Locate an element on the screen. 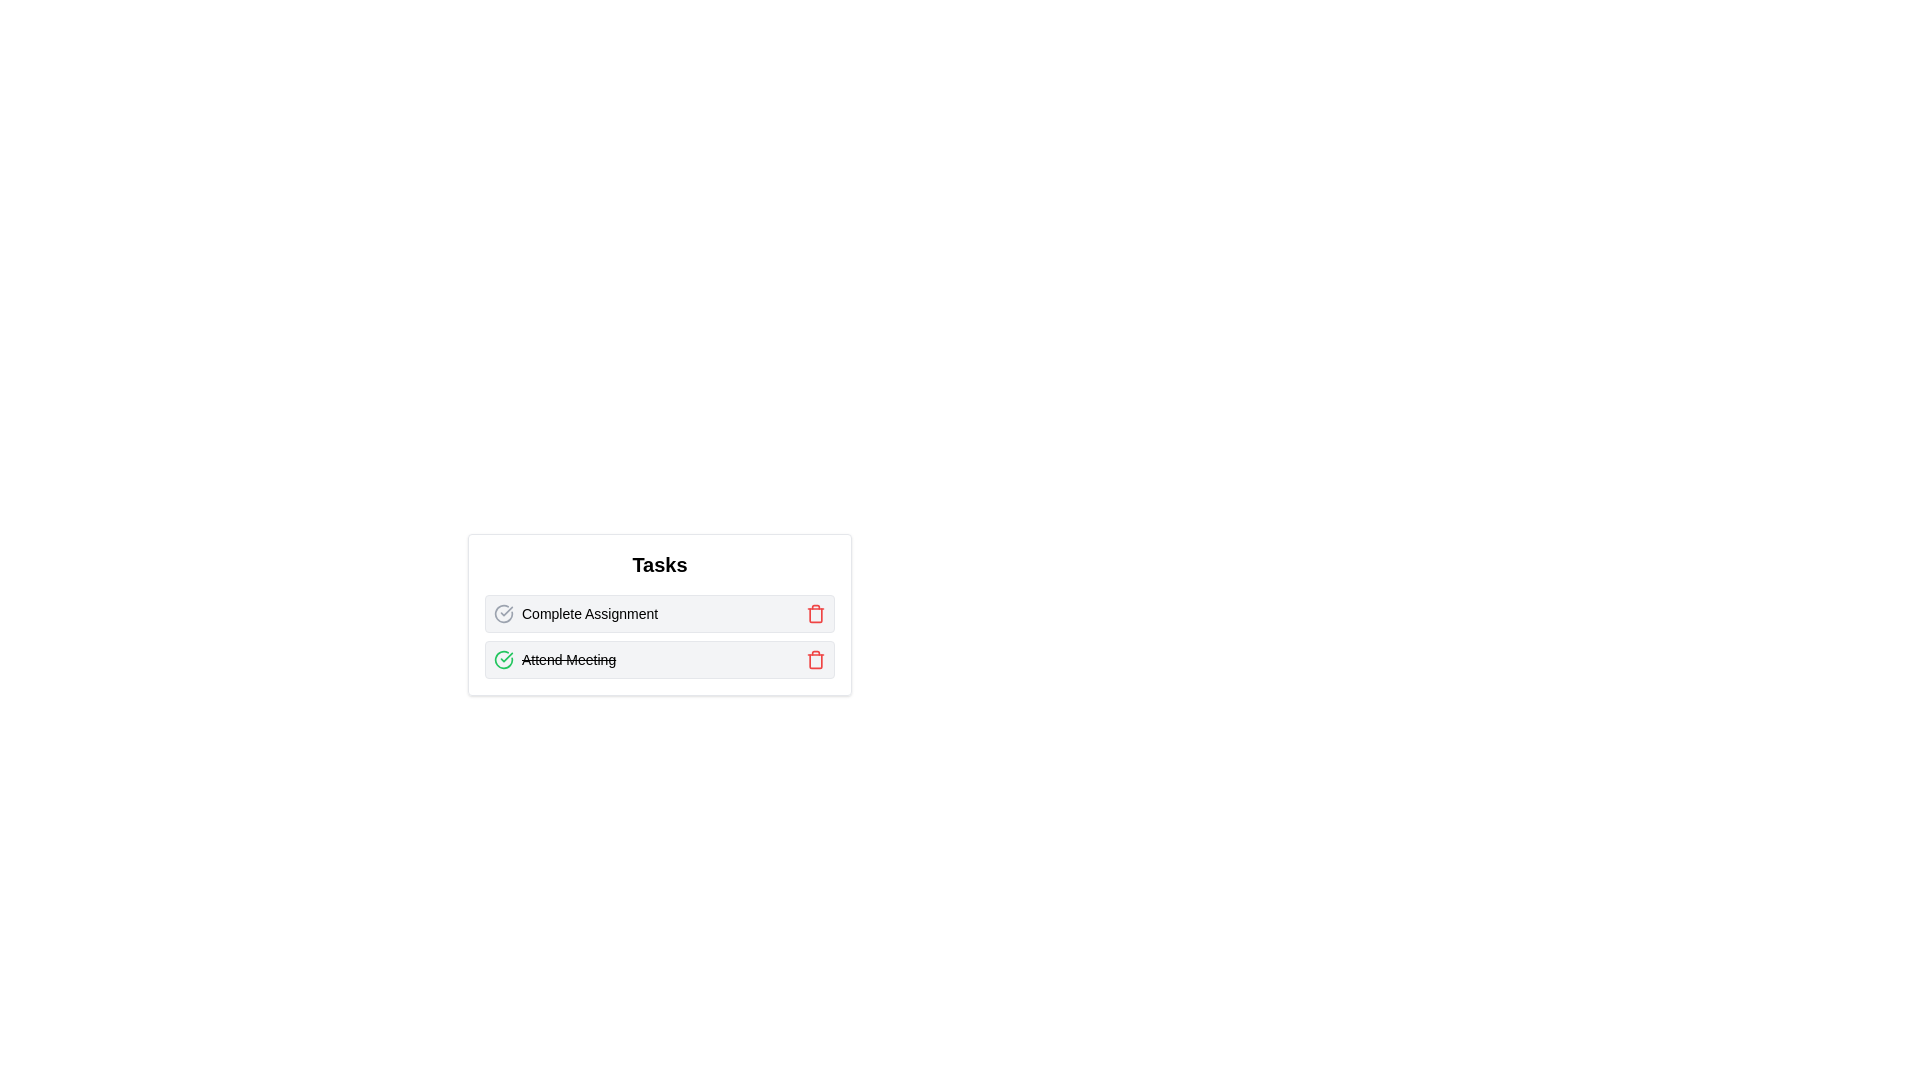  the status icon that indicates task completion, located to the far left of the 'Complete Assignment' item is located at coordinates (504, 612).